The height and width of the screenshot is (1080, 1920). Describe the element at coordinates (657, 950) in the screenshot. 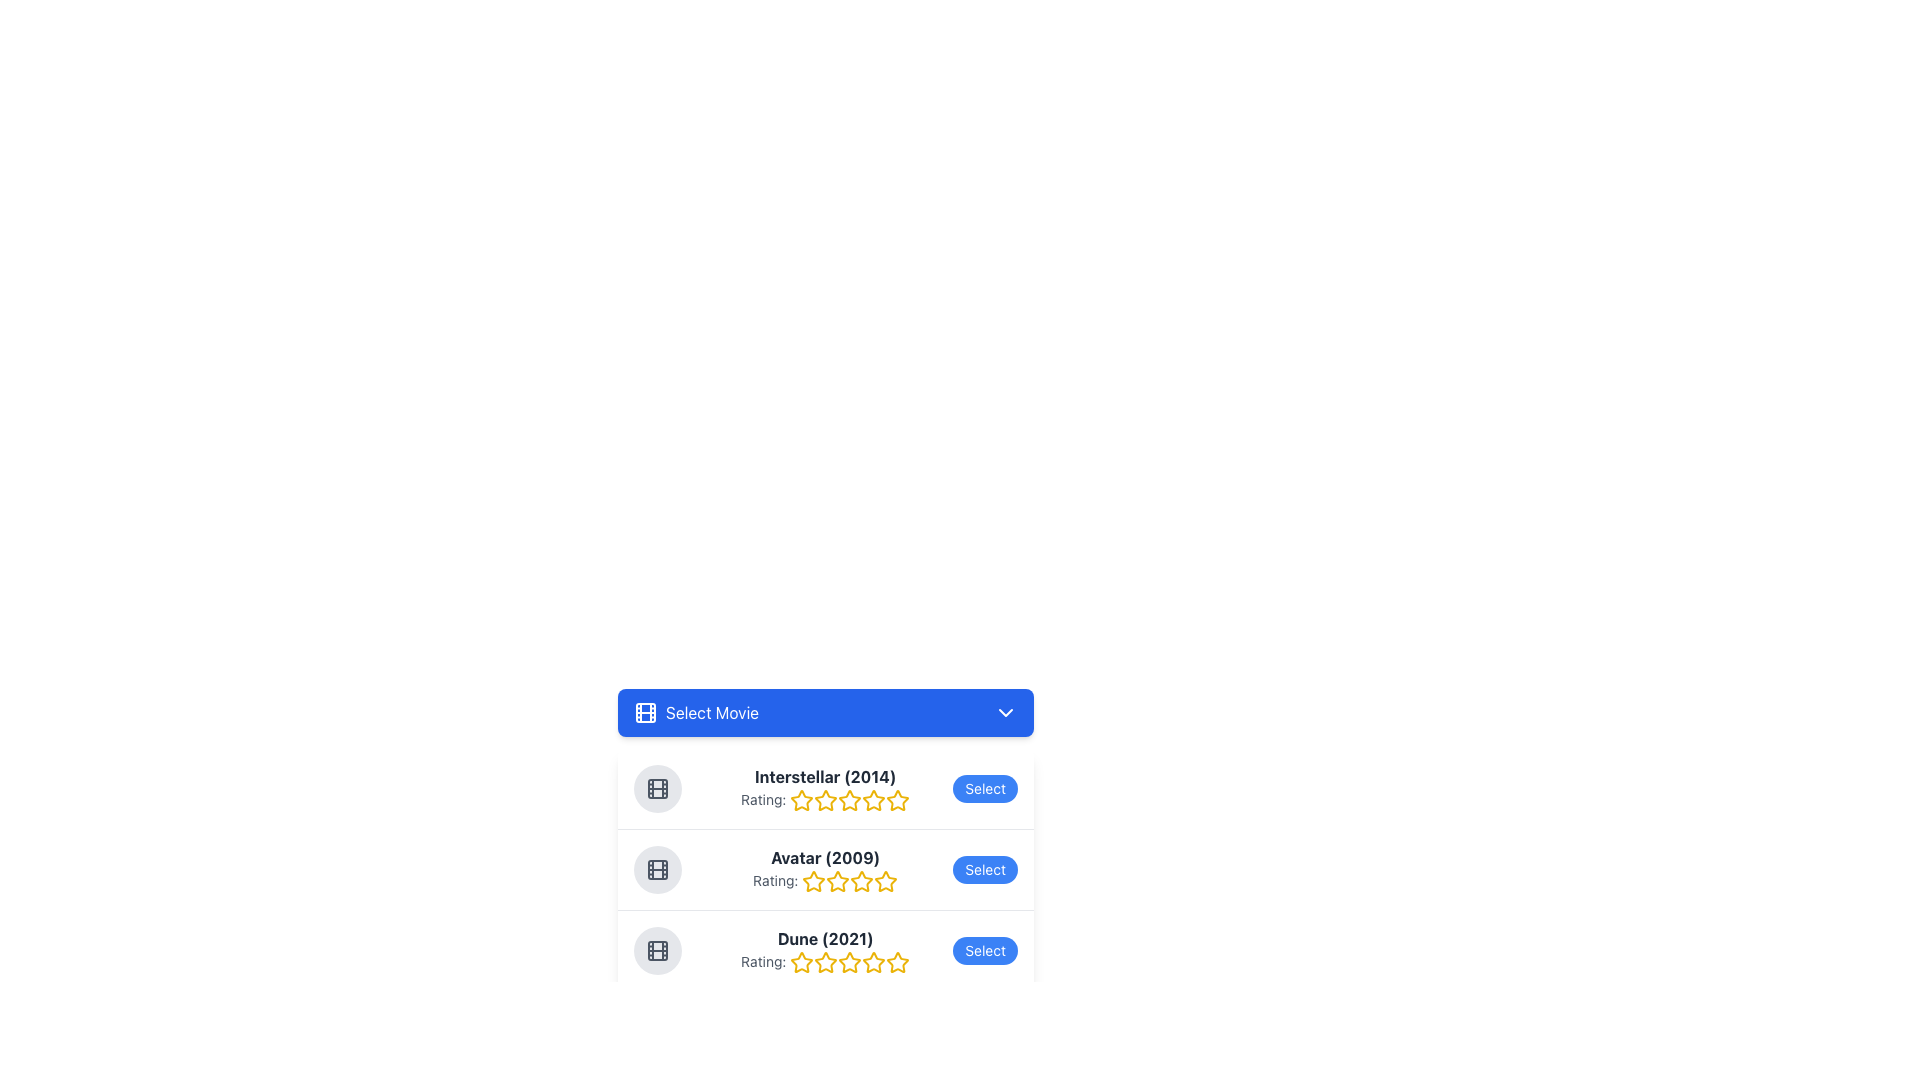

I see `the rectangular UI element with a light gray background and rounded edges located within the bottom-most film reel icon in the 'Select Movie' dropdown` at that location.